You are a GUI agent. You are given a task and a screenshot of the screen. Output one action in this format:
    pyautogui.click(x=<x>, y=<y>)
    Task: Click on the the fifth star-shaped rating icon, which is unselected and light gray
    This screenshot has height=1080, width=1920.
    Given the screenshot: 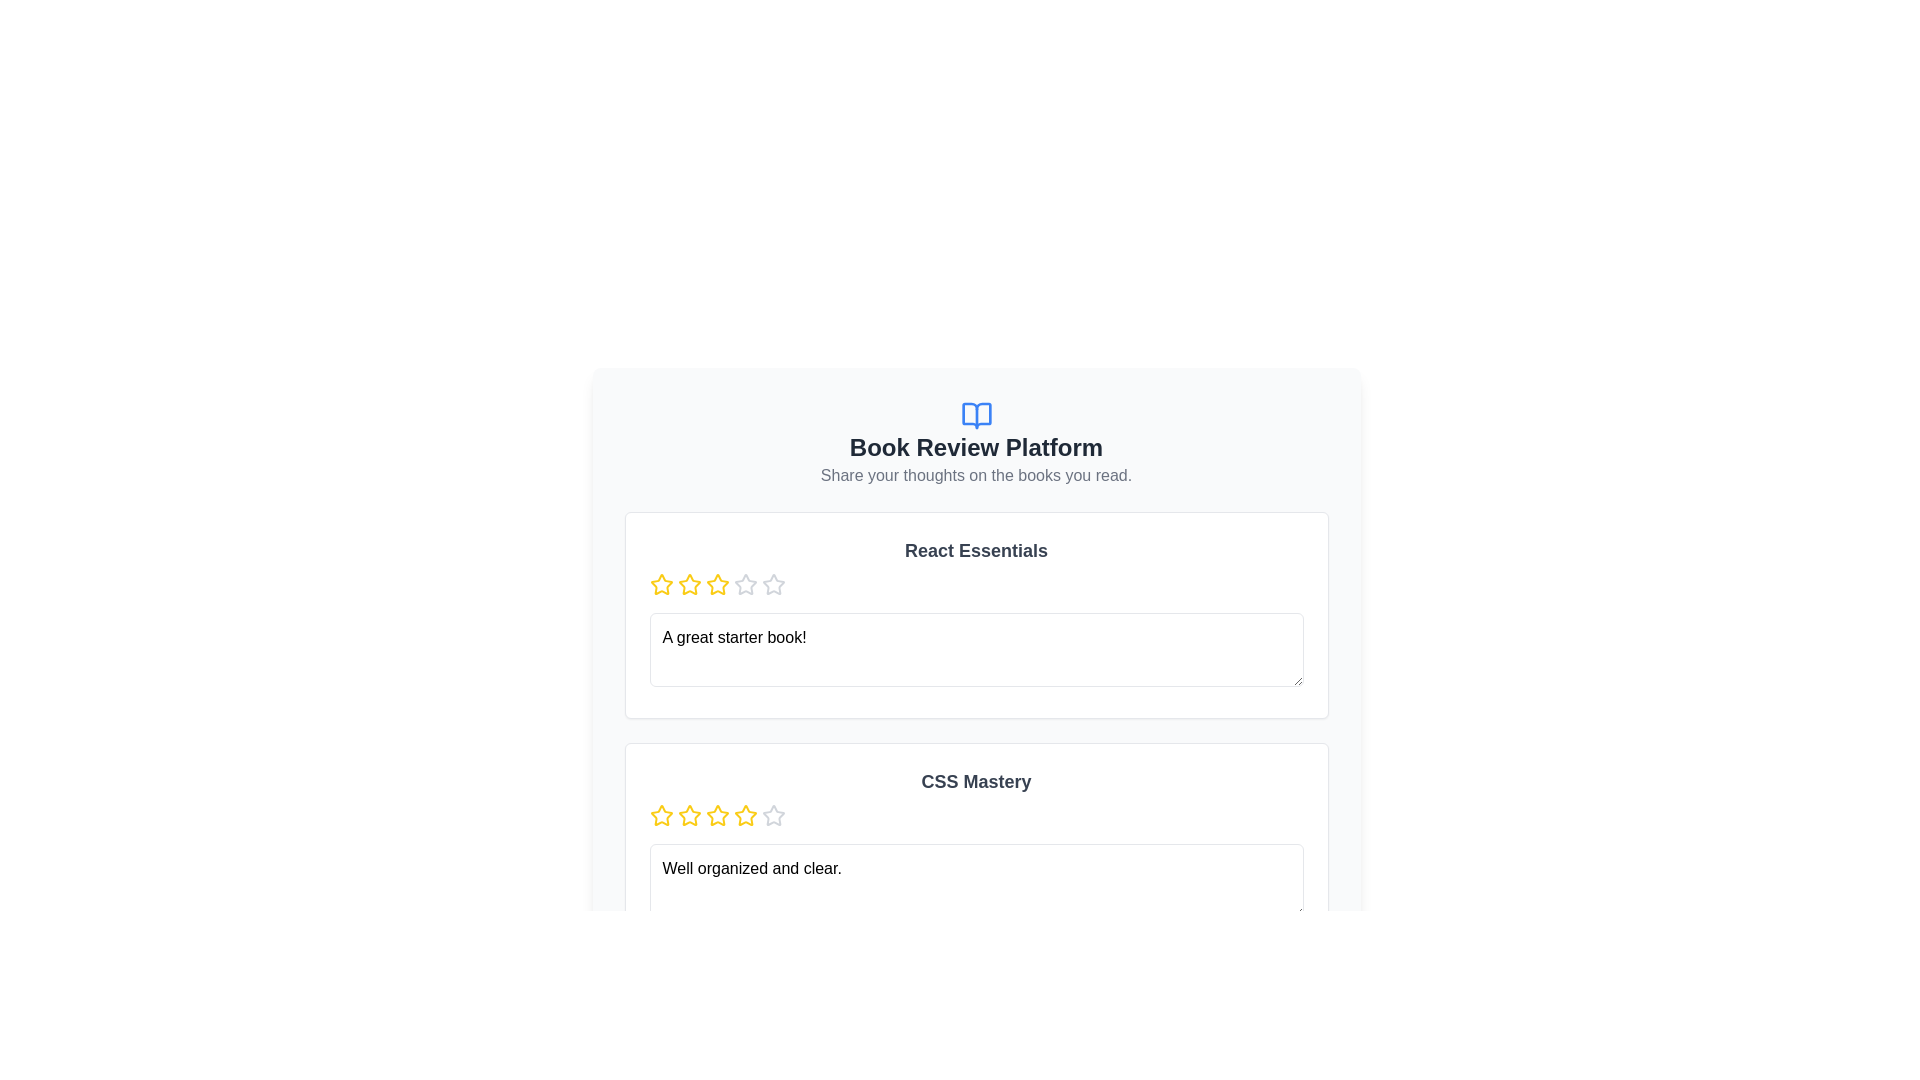 What is the action you would take?
    pyautogui.click(x=772, y=816)
    